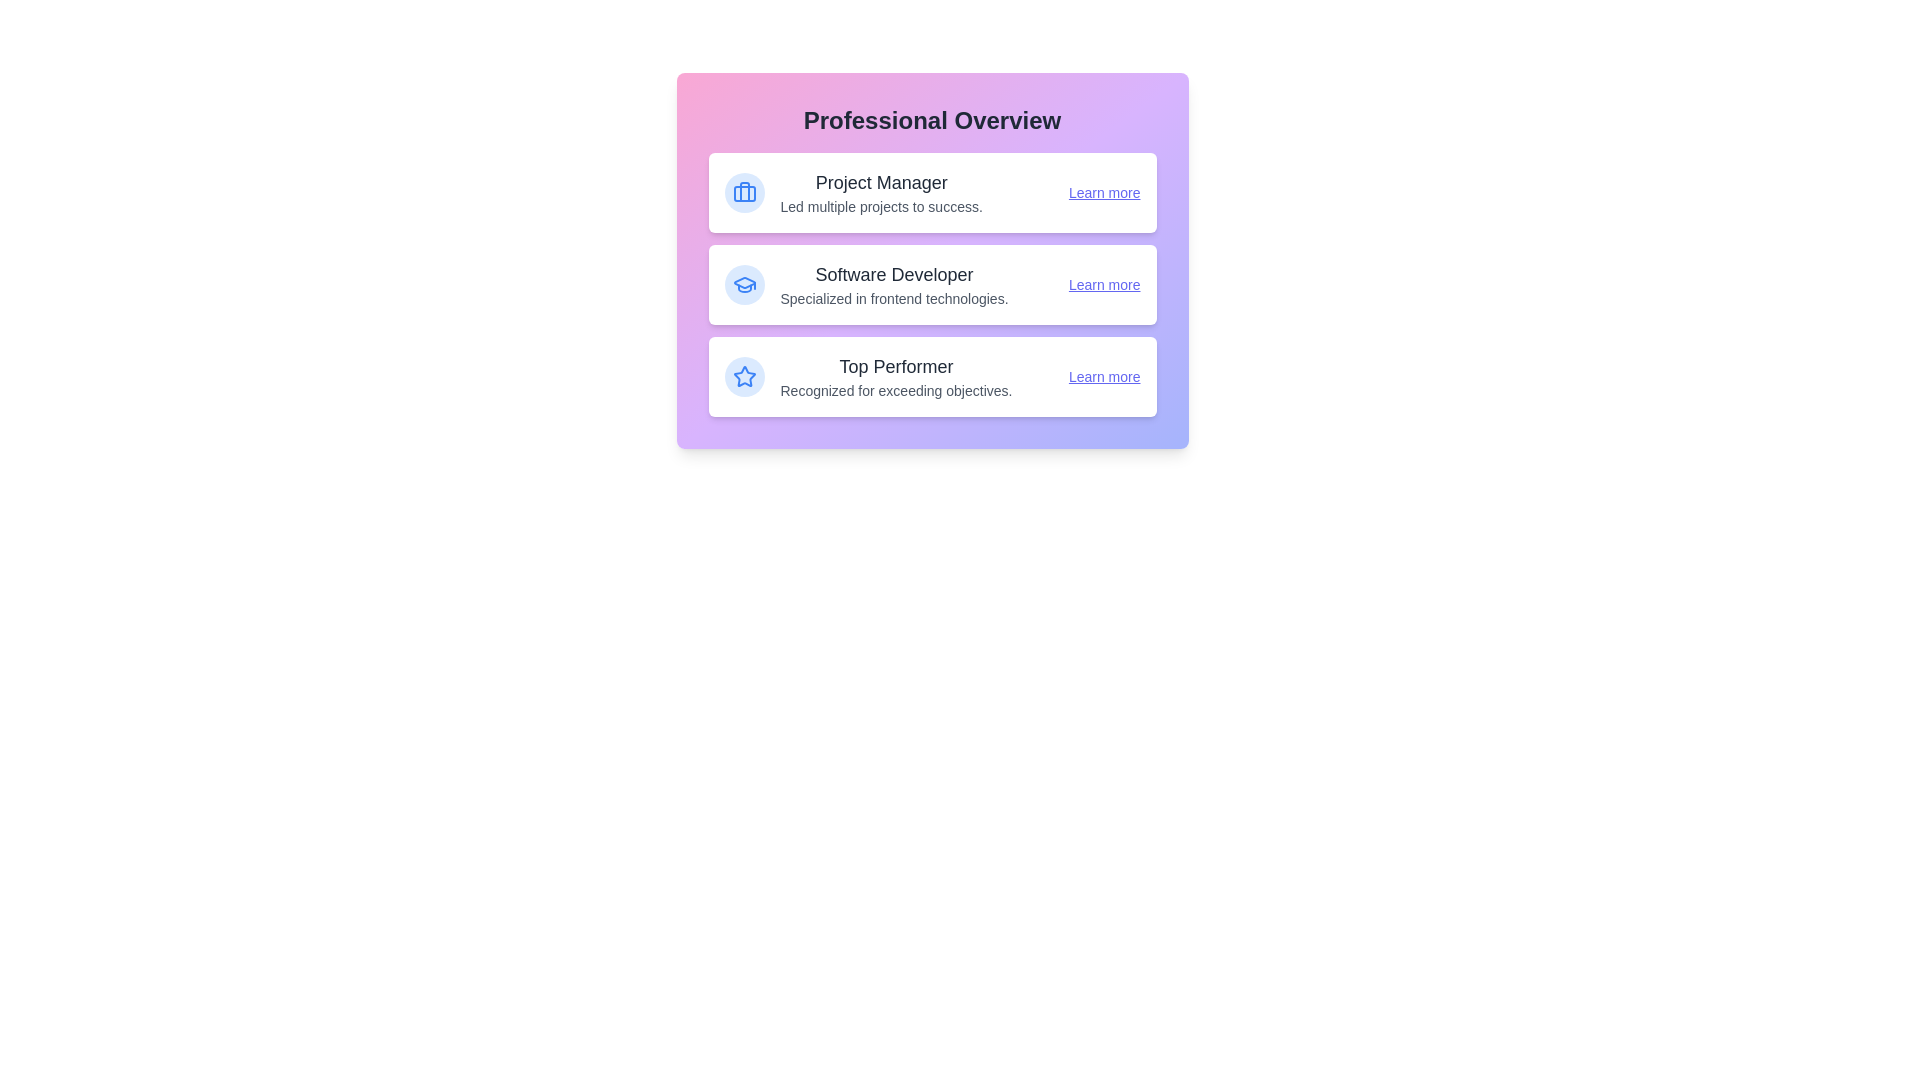 This screenshot has height=1080, width=1920. What do you see at coordinates (931, 192) in the screenshot?
I see `the profile card for Project Manager` at bounding box center [931, 192].